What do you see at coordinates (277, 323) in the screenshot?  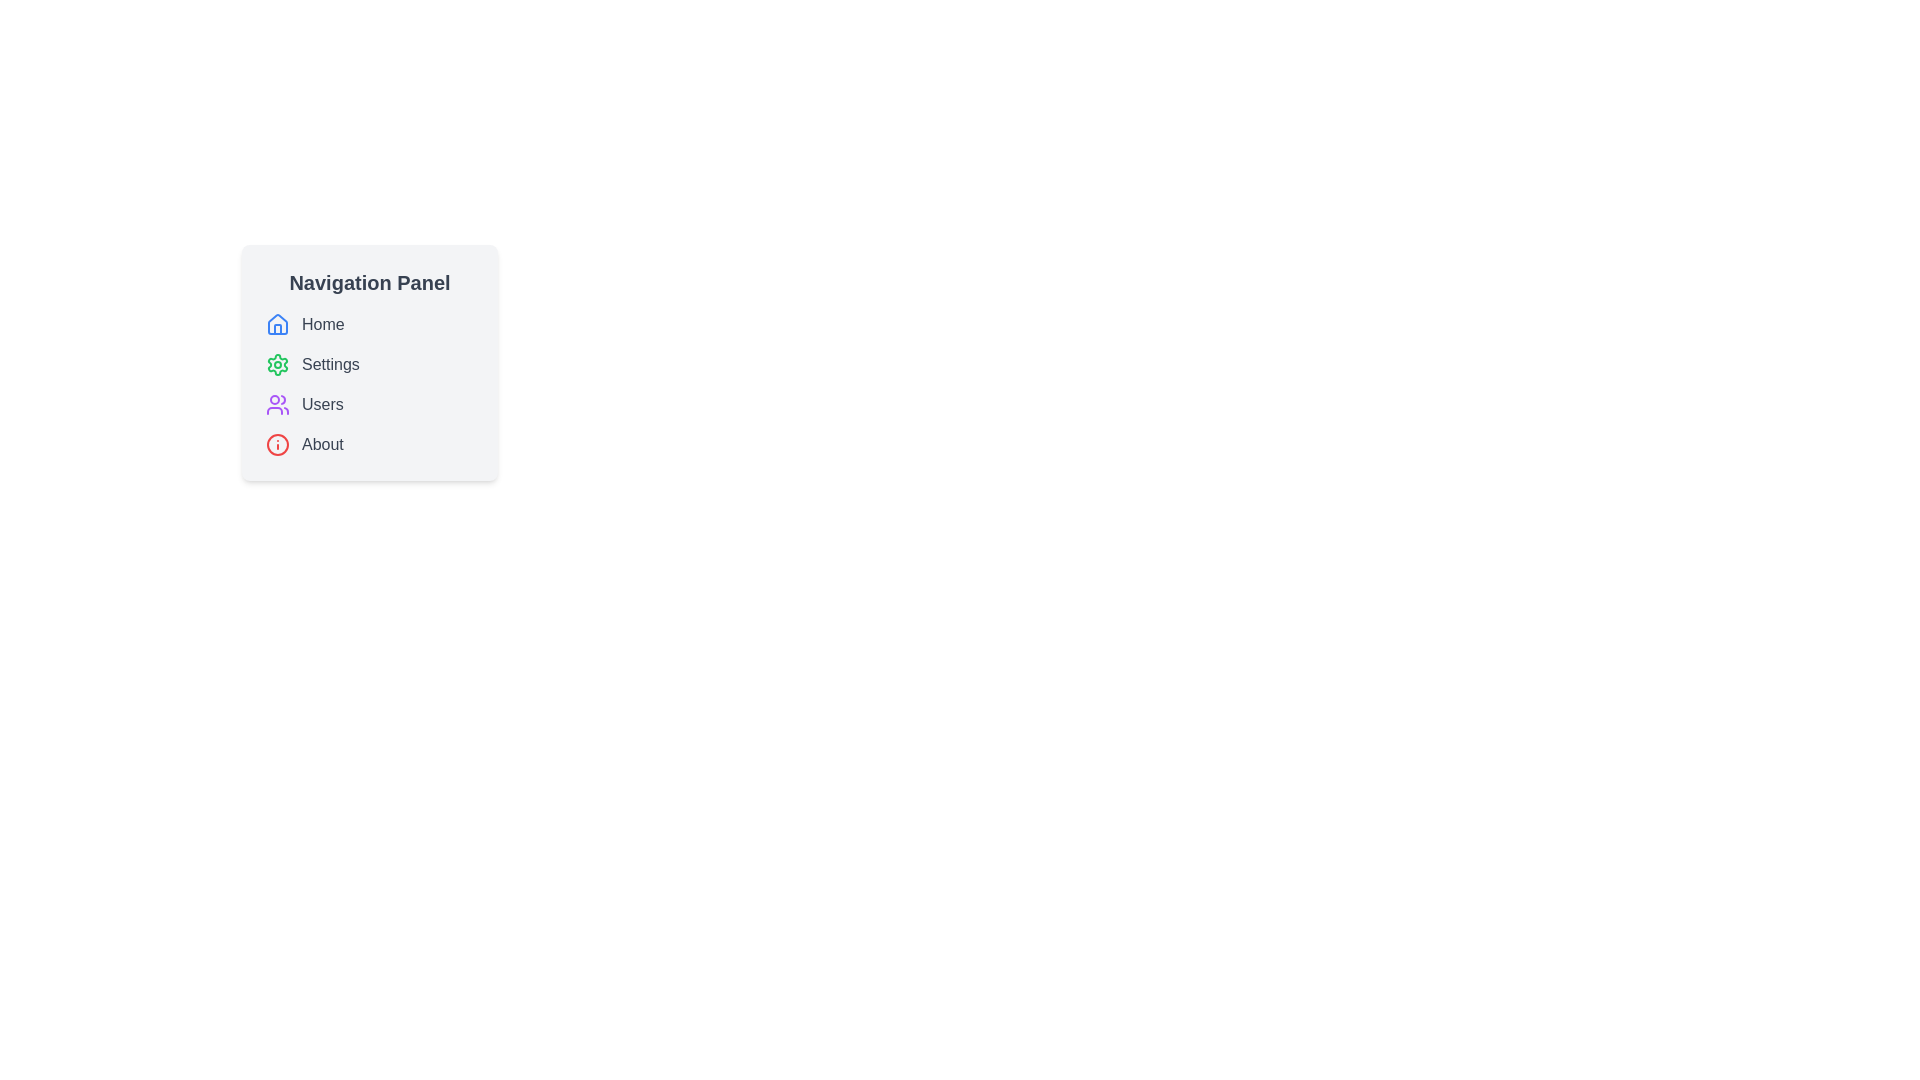 I see `the 'Home' icon, which is an SVG icon resembling a house outline, located at the top-left of the navigation panel` at bounding box center [277, 323].